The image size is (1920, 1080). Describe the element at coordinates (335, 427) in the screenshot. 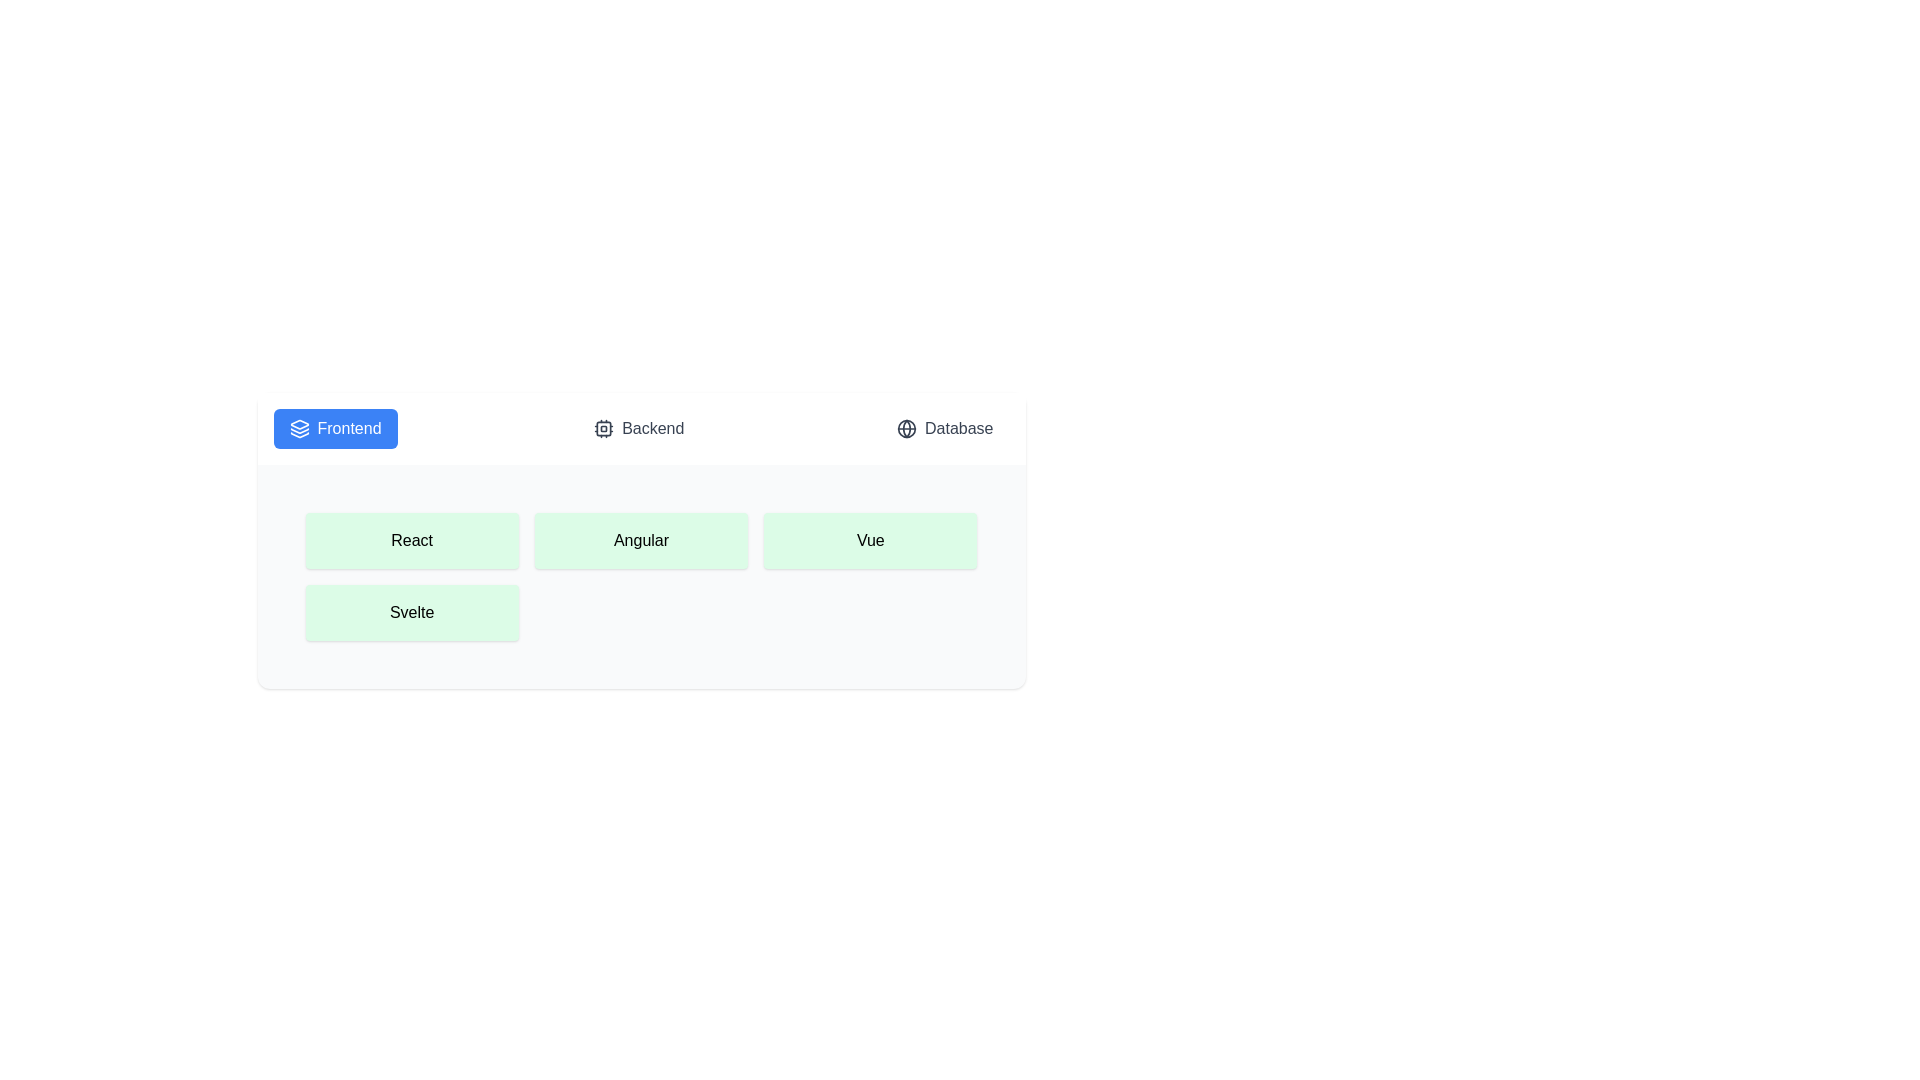

I see `the Frontend tab to switch to it` at that location.